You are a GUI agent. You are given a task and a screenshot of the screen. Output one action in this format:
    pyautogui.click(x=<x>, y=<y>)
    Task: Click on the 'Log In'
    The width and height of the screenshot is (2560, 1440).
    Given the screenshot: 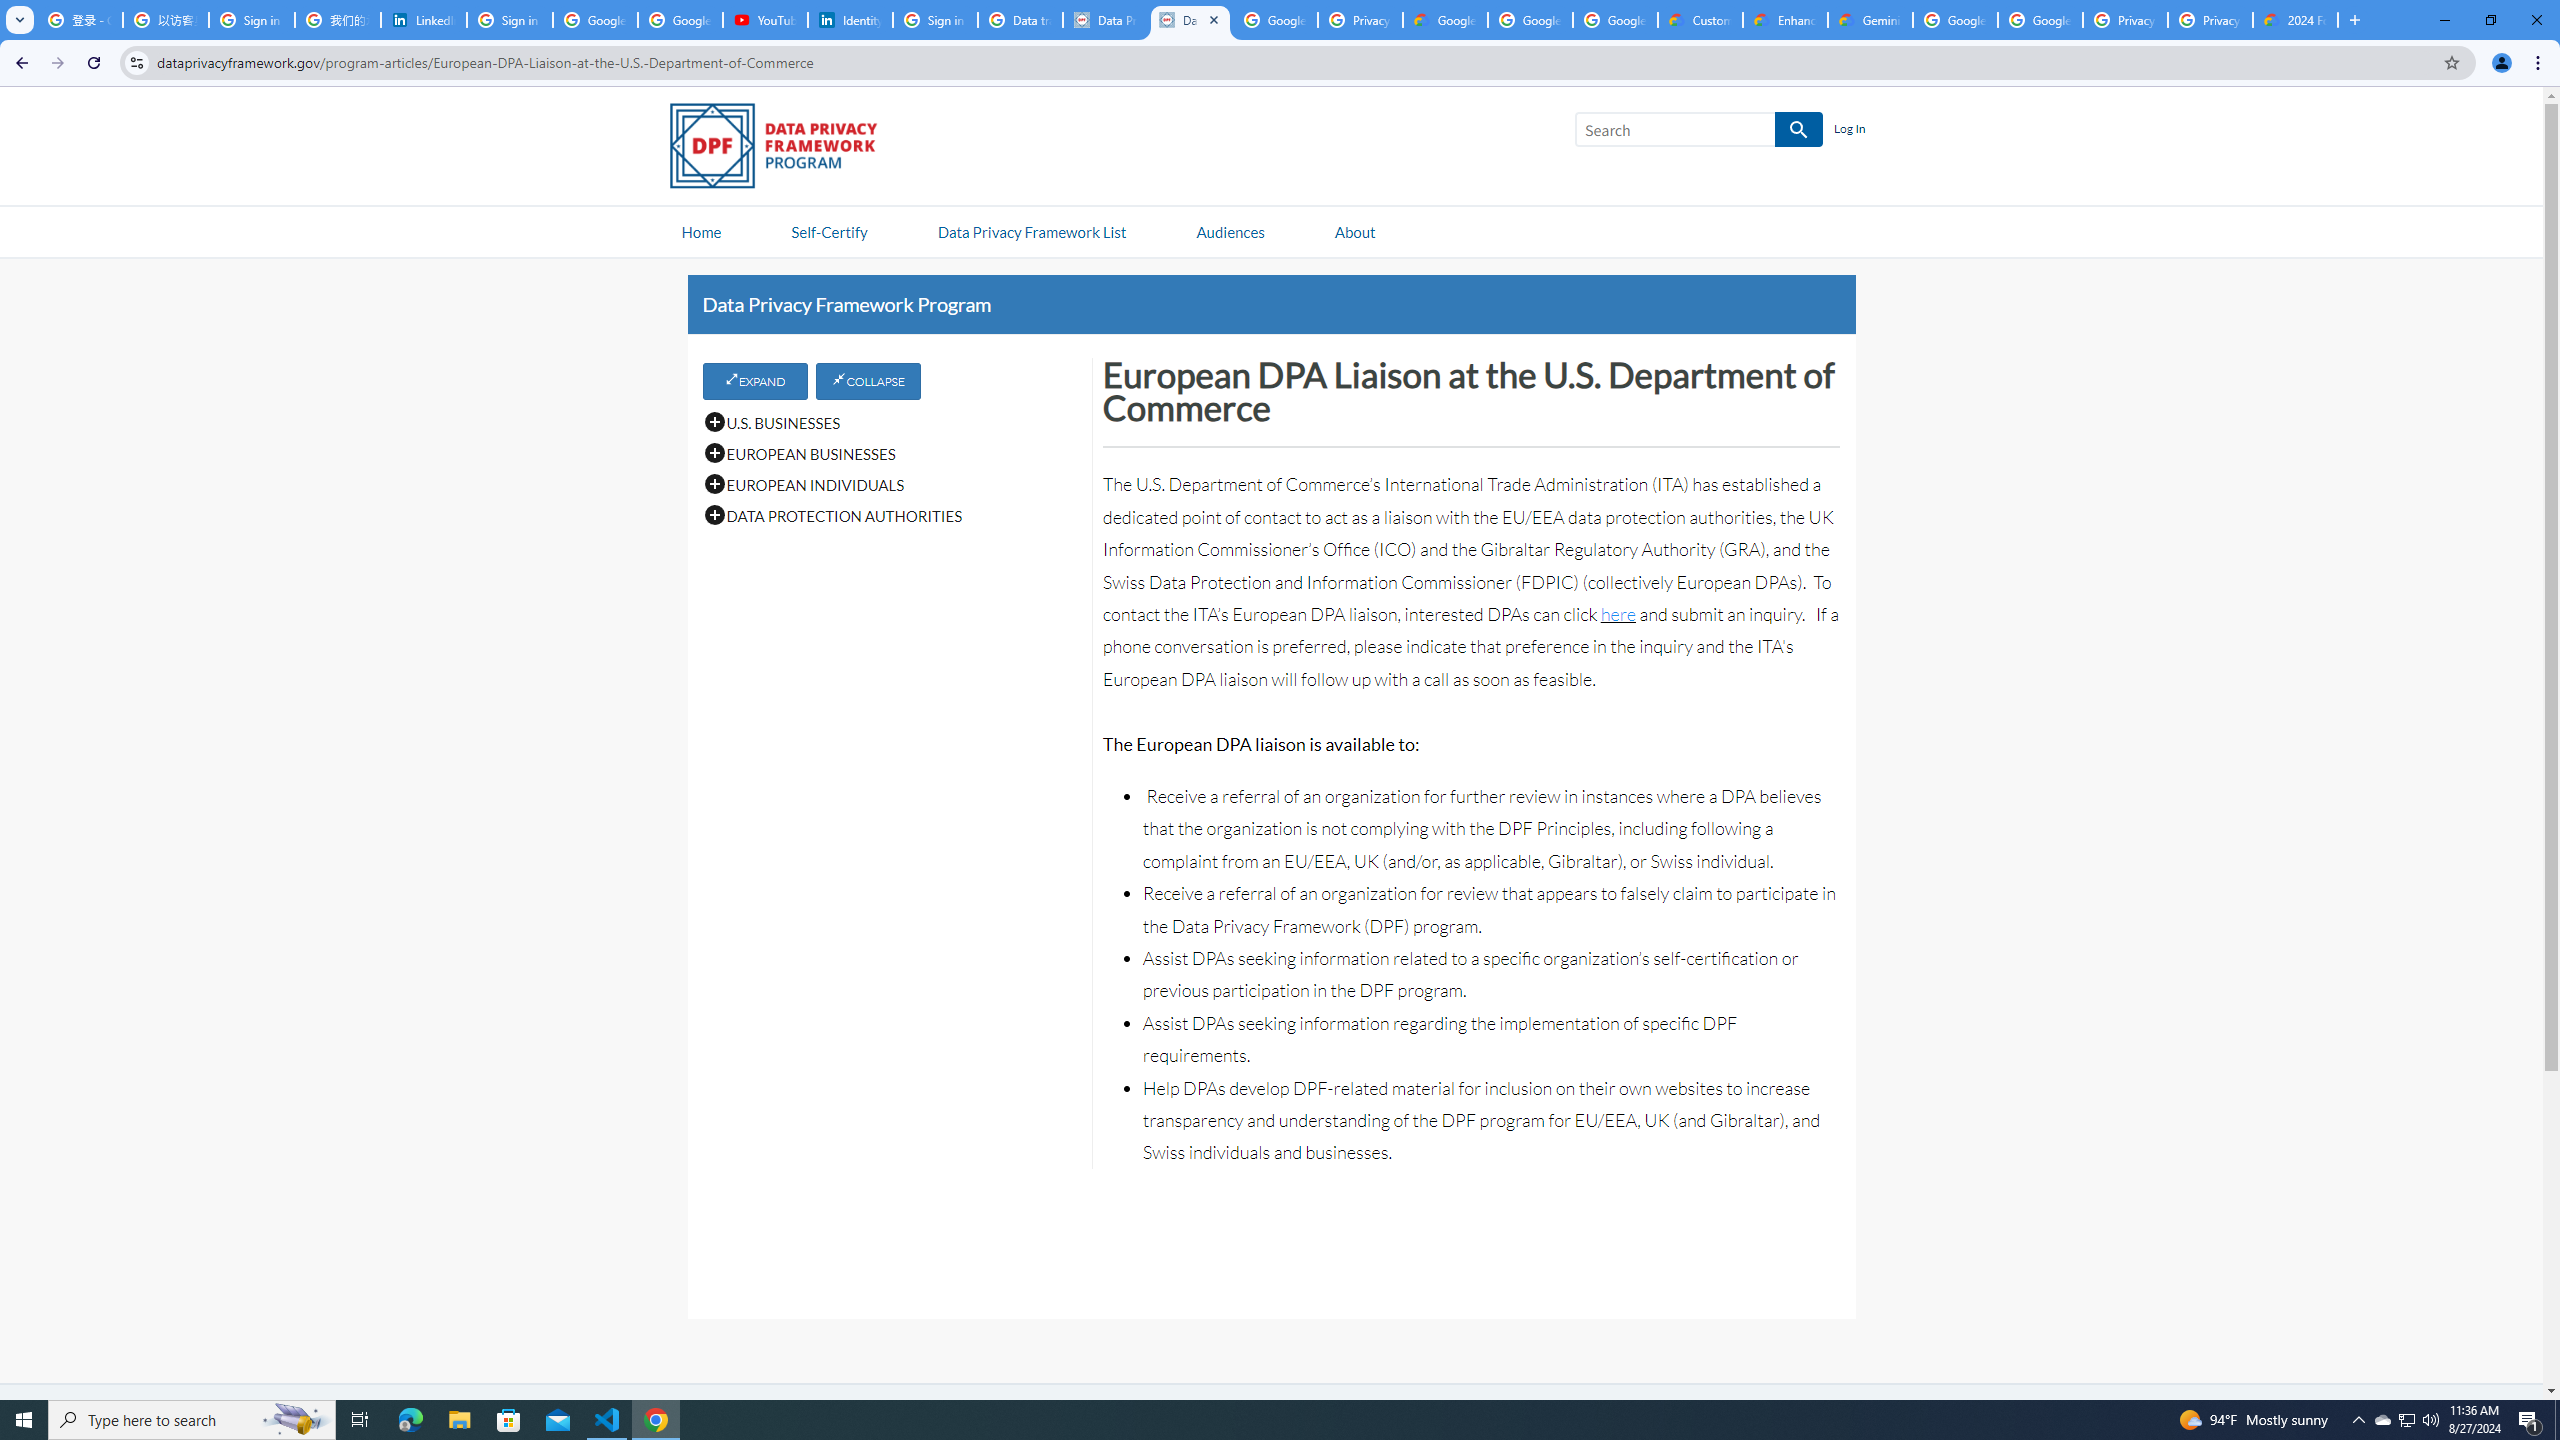 What is the action you would take?
    pyautogui.click(x=1848, y=129)
    